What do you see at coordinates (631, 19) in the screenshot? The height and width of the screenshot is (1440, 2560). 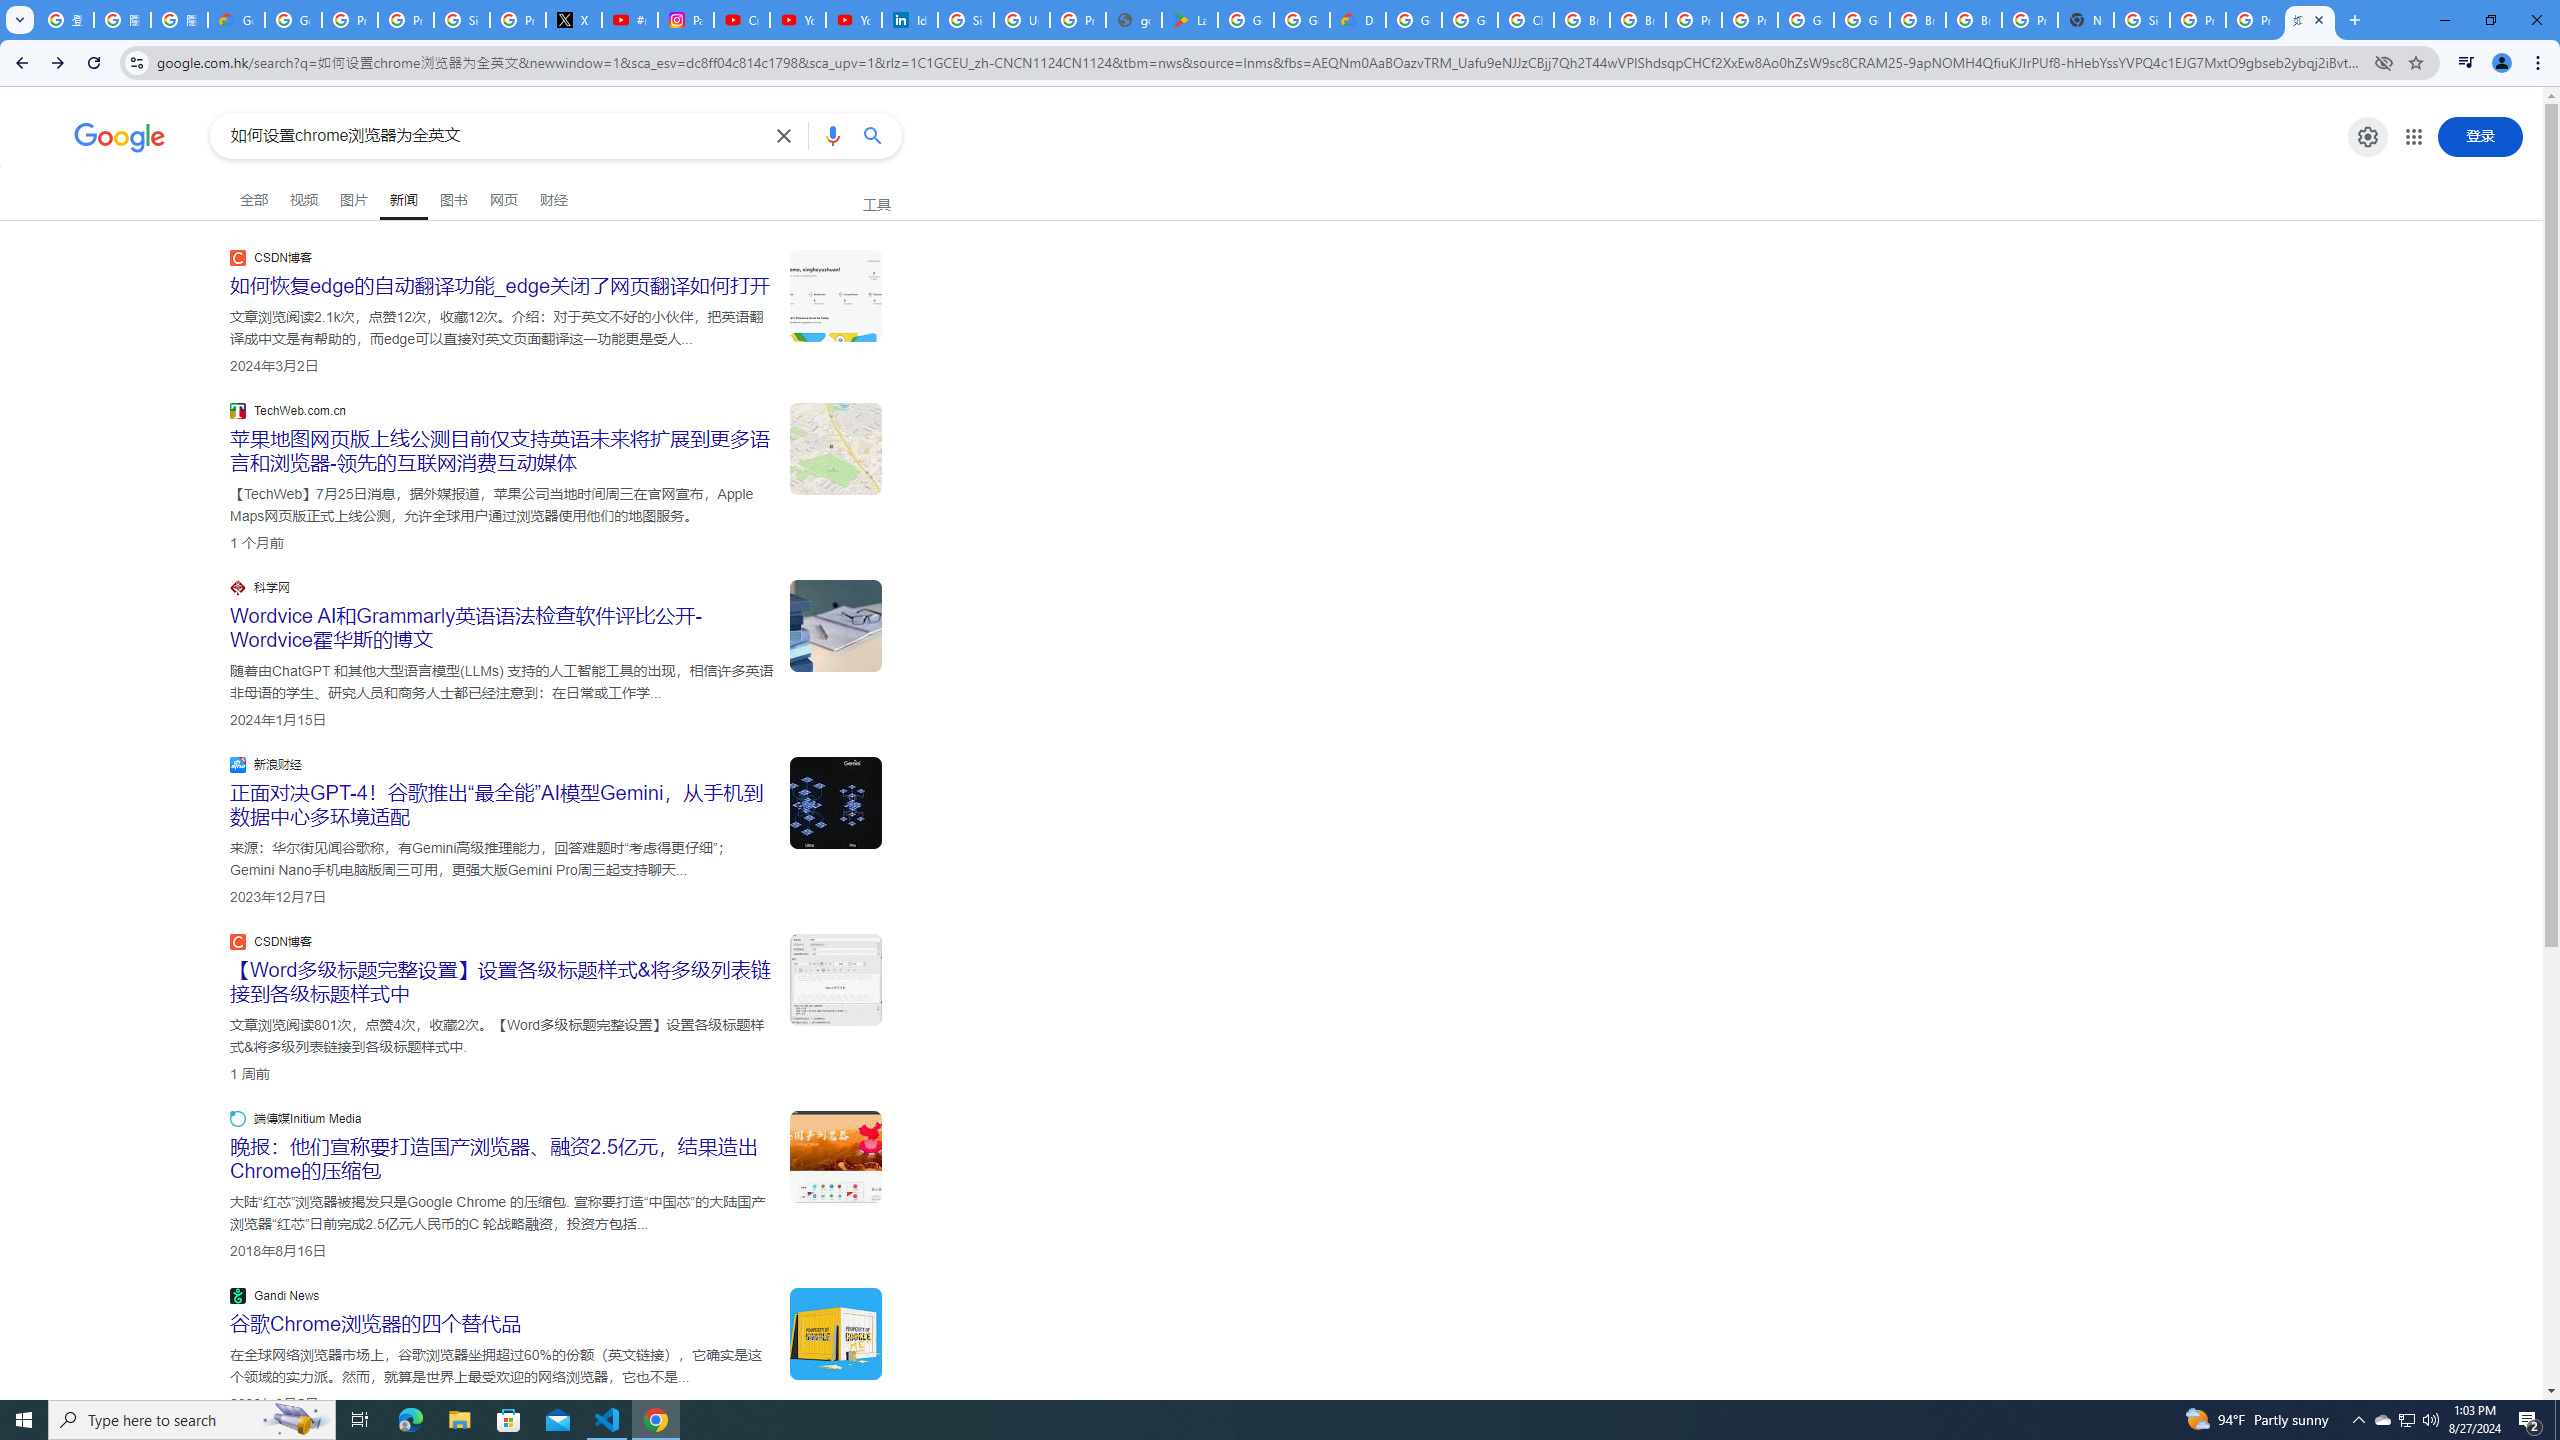 I see `'#nbabasketballhighlights - YouTube'` at bounding box center [631, 19].